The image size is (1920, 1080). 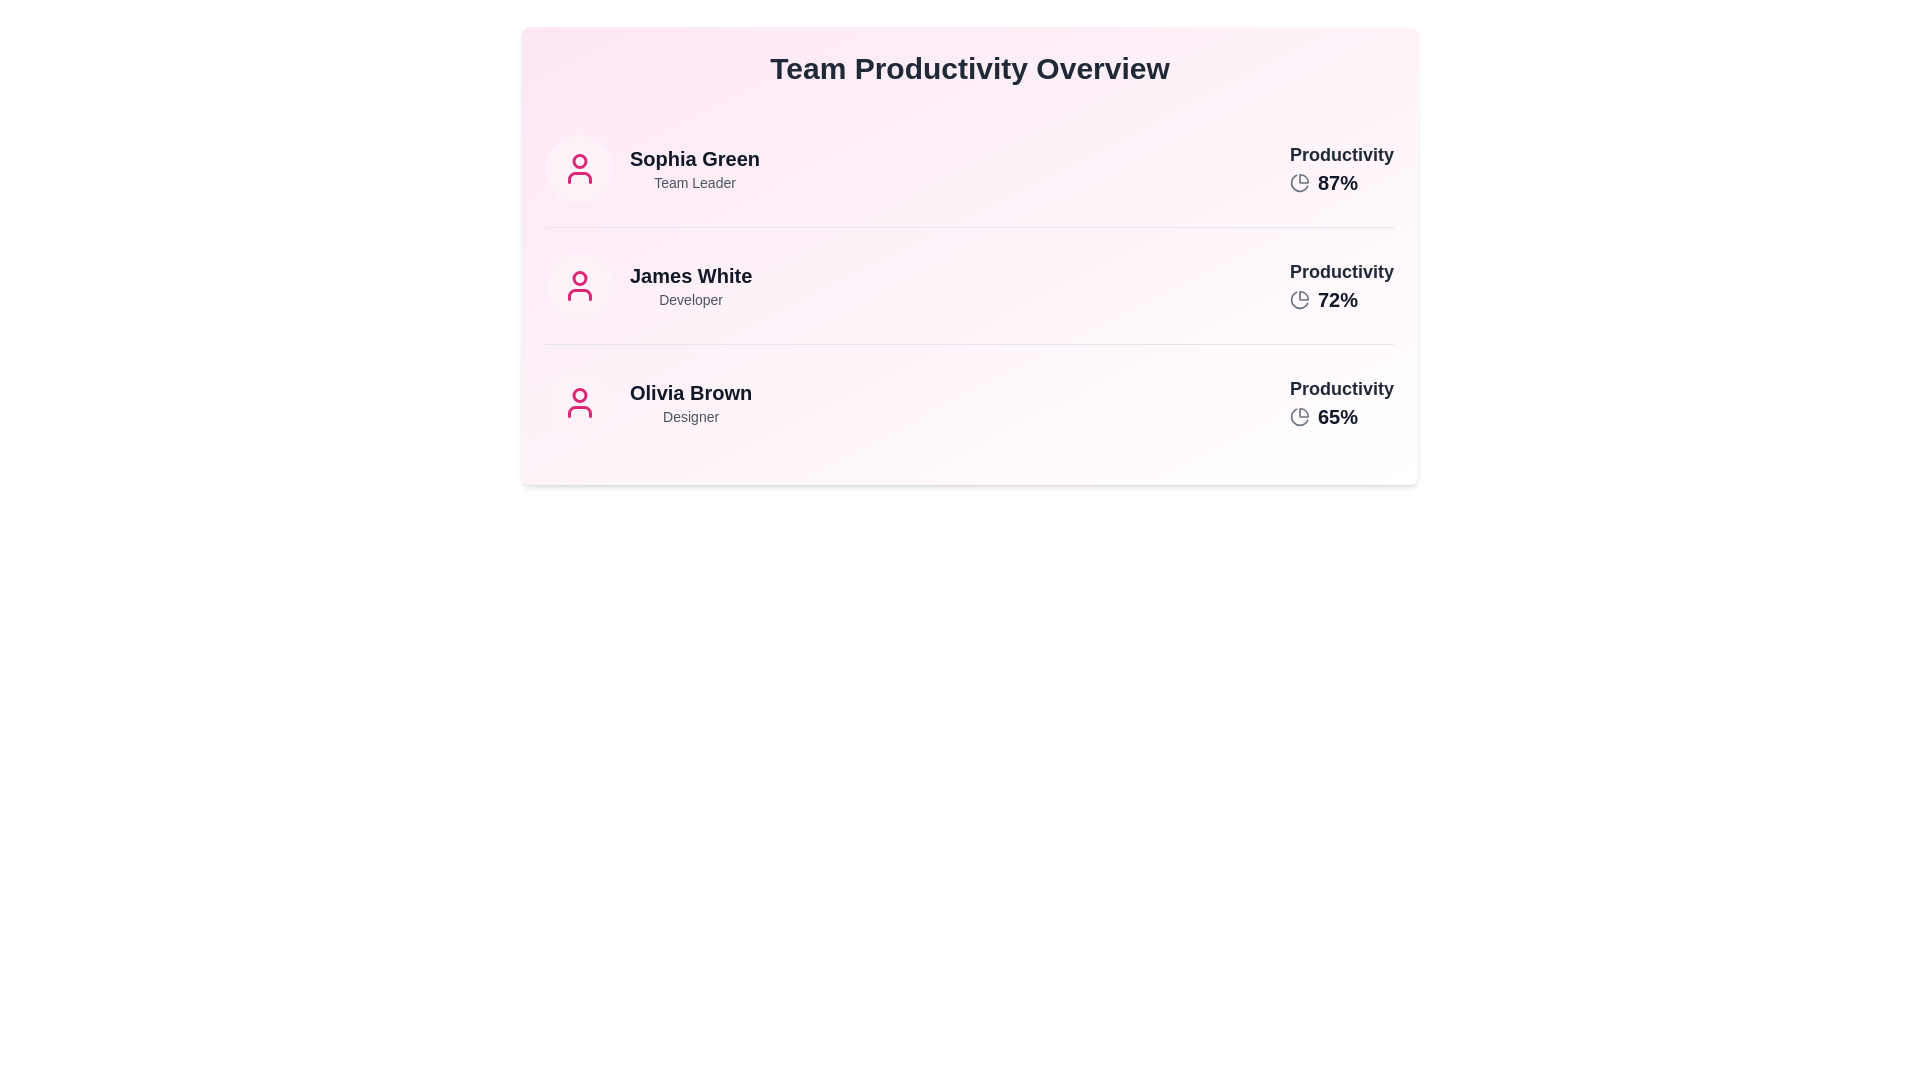 I want to click on the static text element displaying the job title 'Team Leader', which is located below the name 'Sophia Green', so click(x=695, y=182).